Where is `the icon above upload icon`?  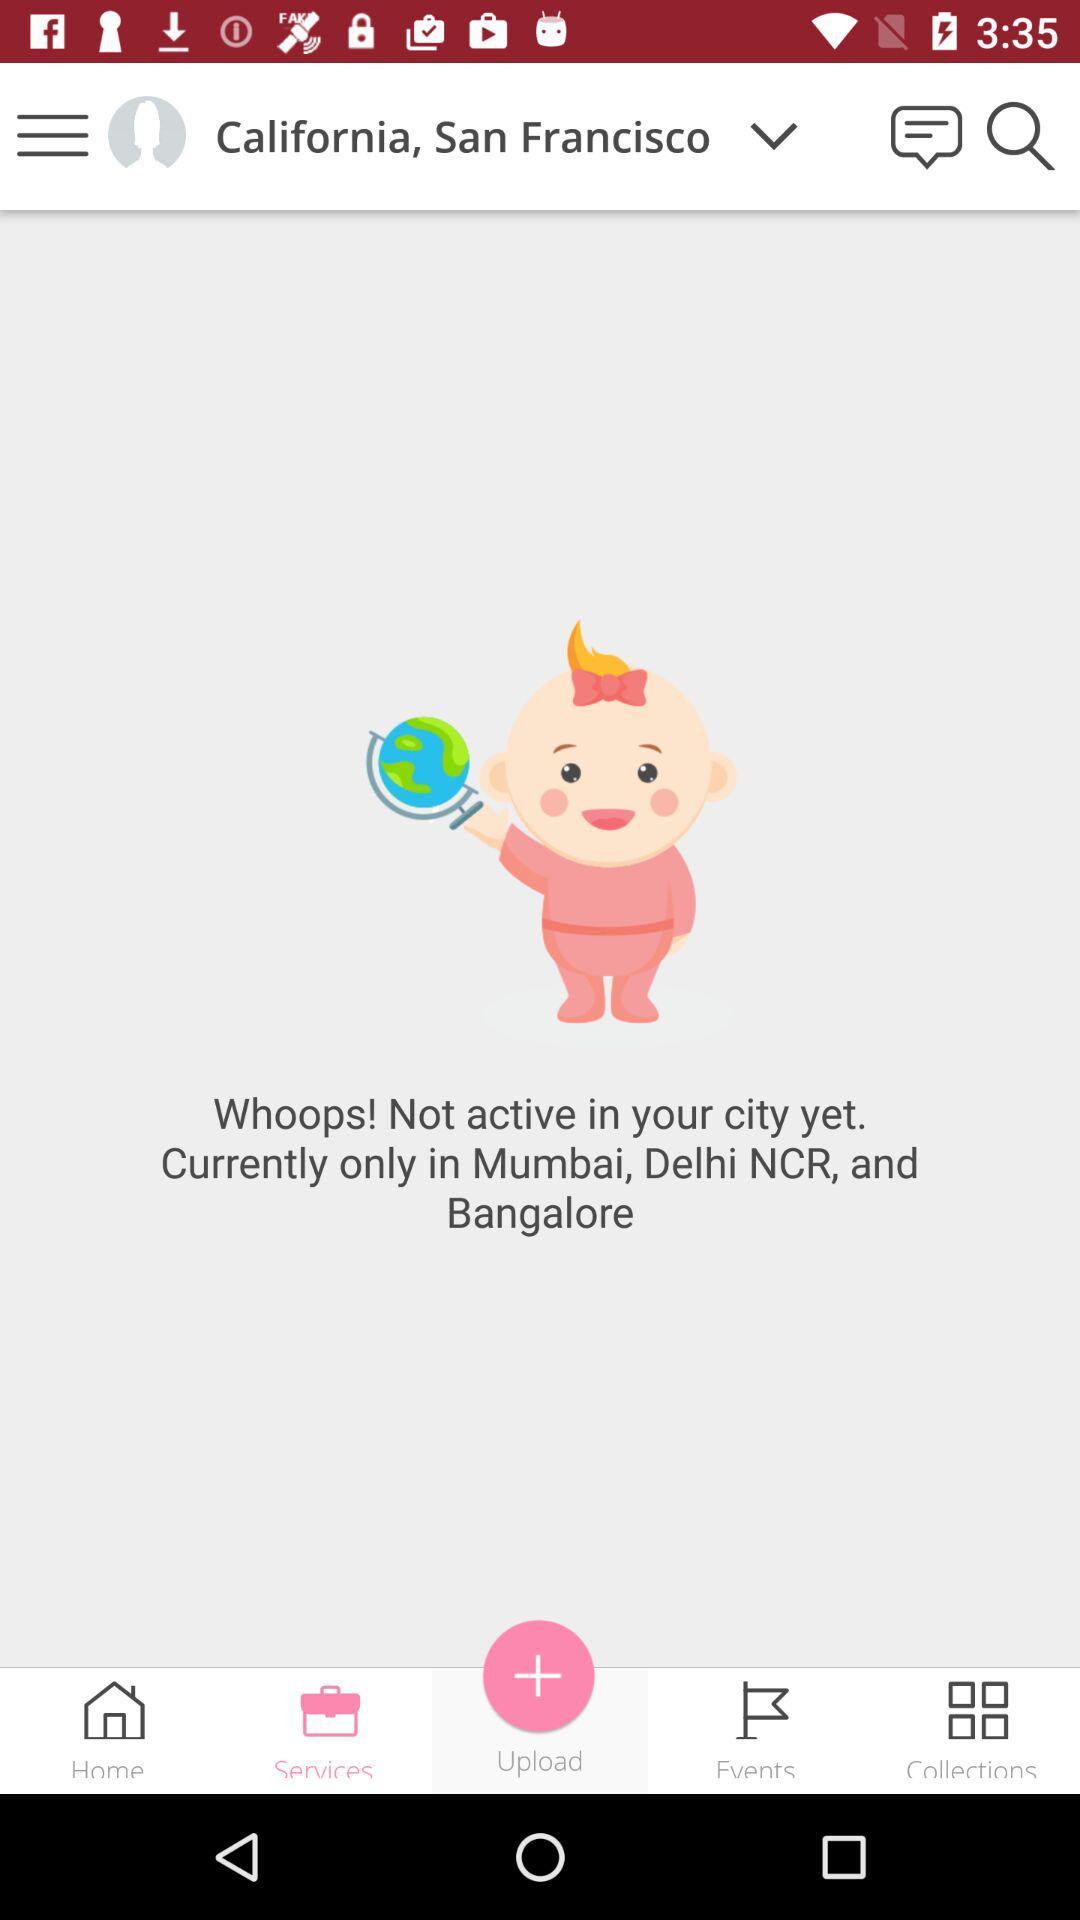
the icon above upload icon is located at coordinates (538, 1676).